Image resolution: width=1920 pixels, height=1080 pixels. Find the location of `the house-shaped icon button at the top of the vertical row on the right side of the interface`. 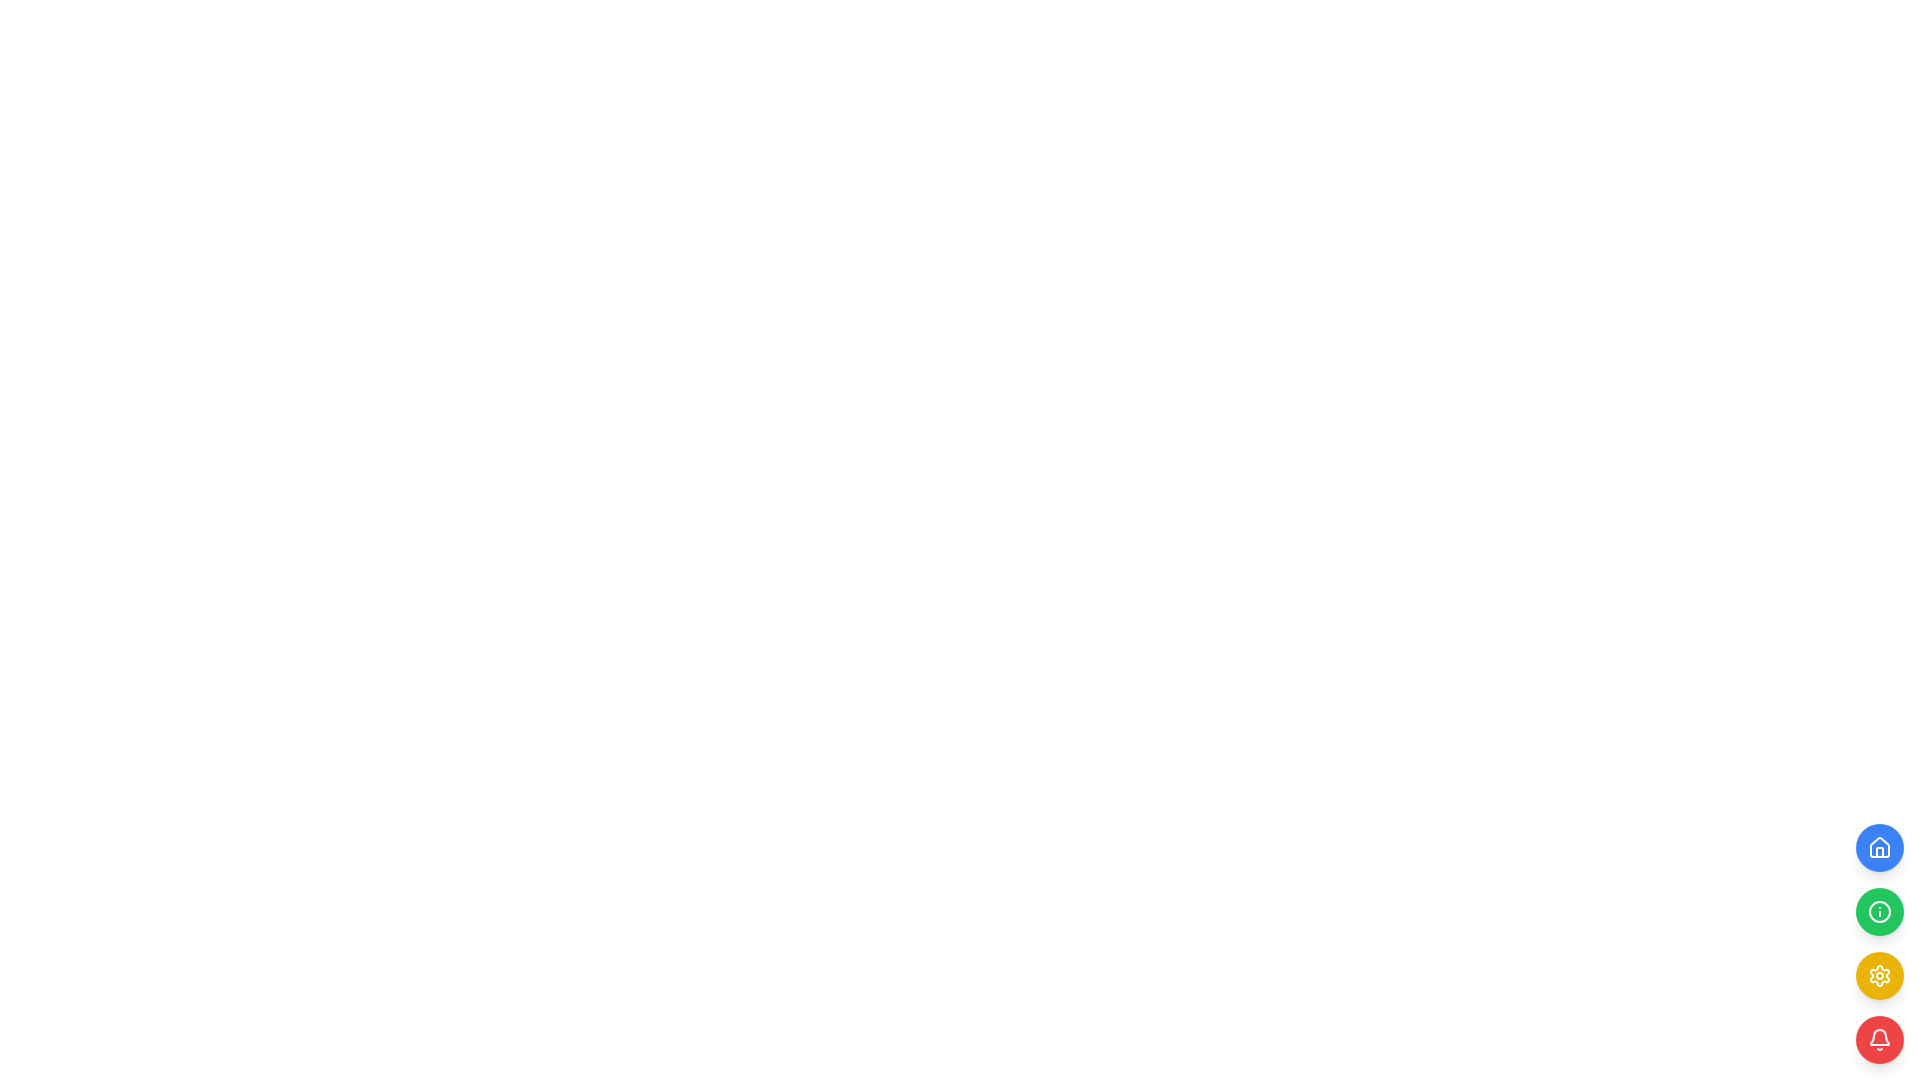

the house-shaped icon button at the top of the vertical row on the right side of the interface is located at coordinates (1879, 848).